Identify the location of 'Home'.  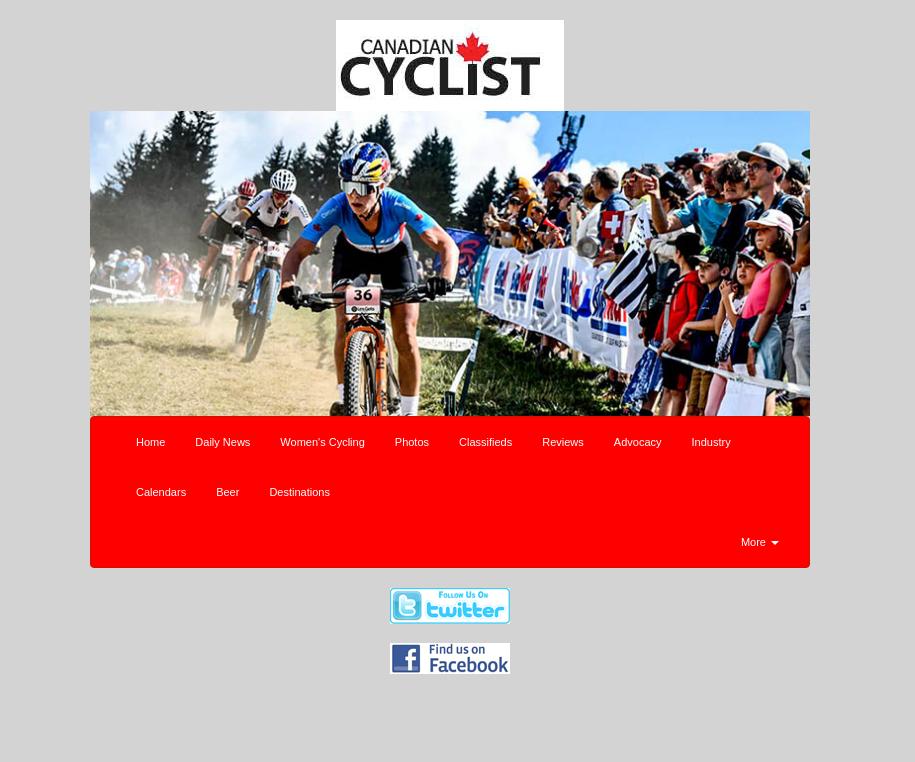
(135, 439).